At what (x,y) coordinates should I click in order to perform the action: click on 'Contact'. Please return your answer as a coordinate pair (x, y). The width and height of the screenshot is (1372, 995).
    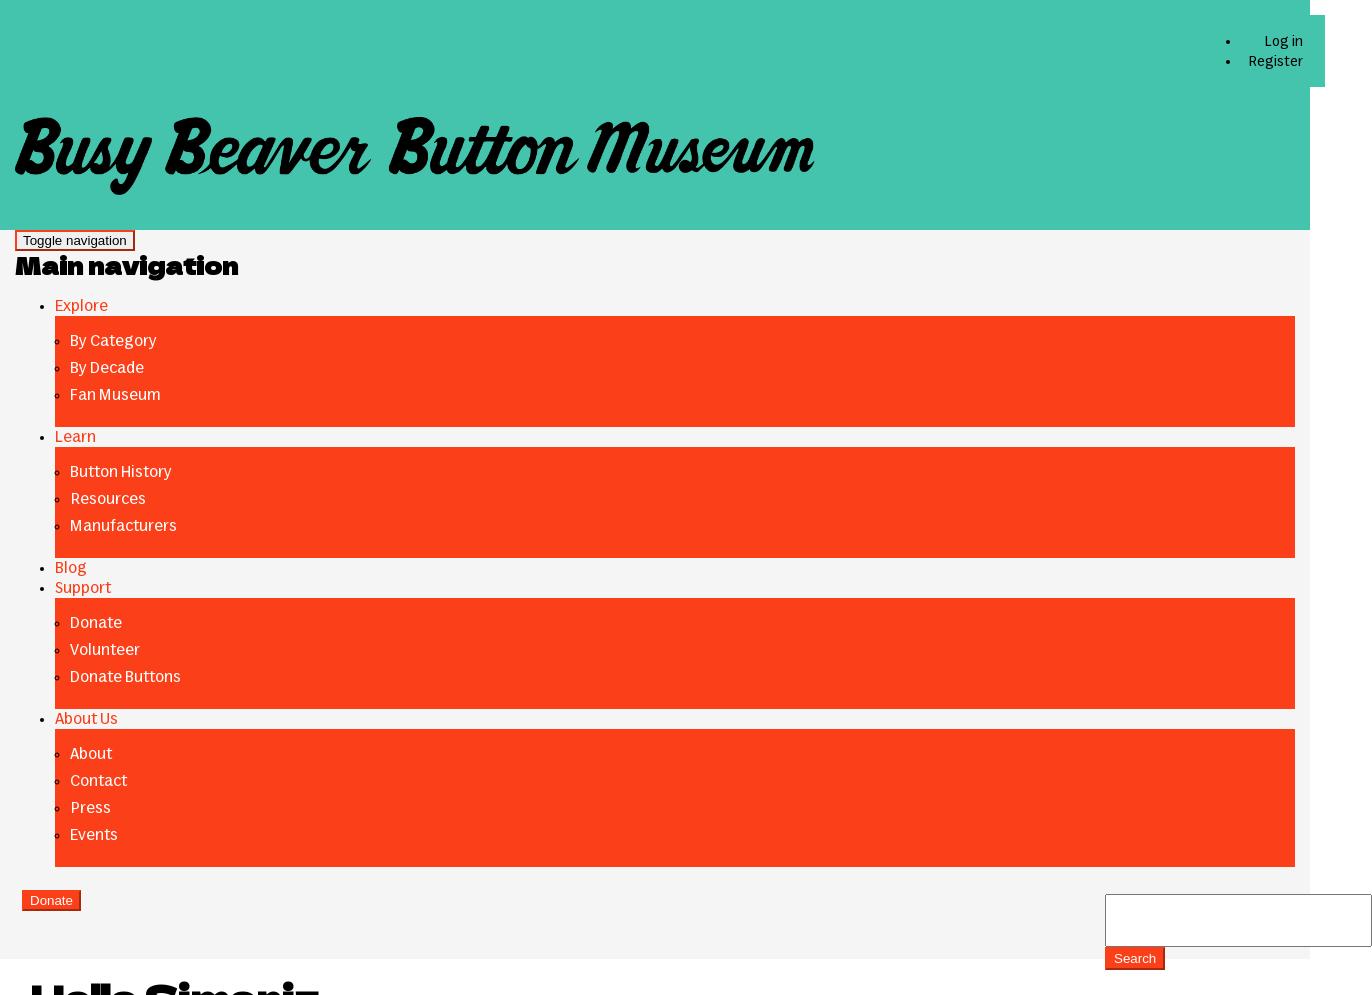
    Looking at the image, I should click on (98, 779).